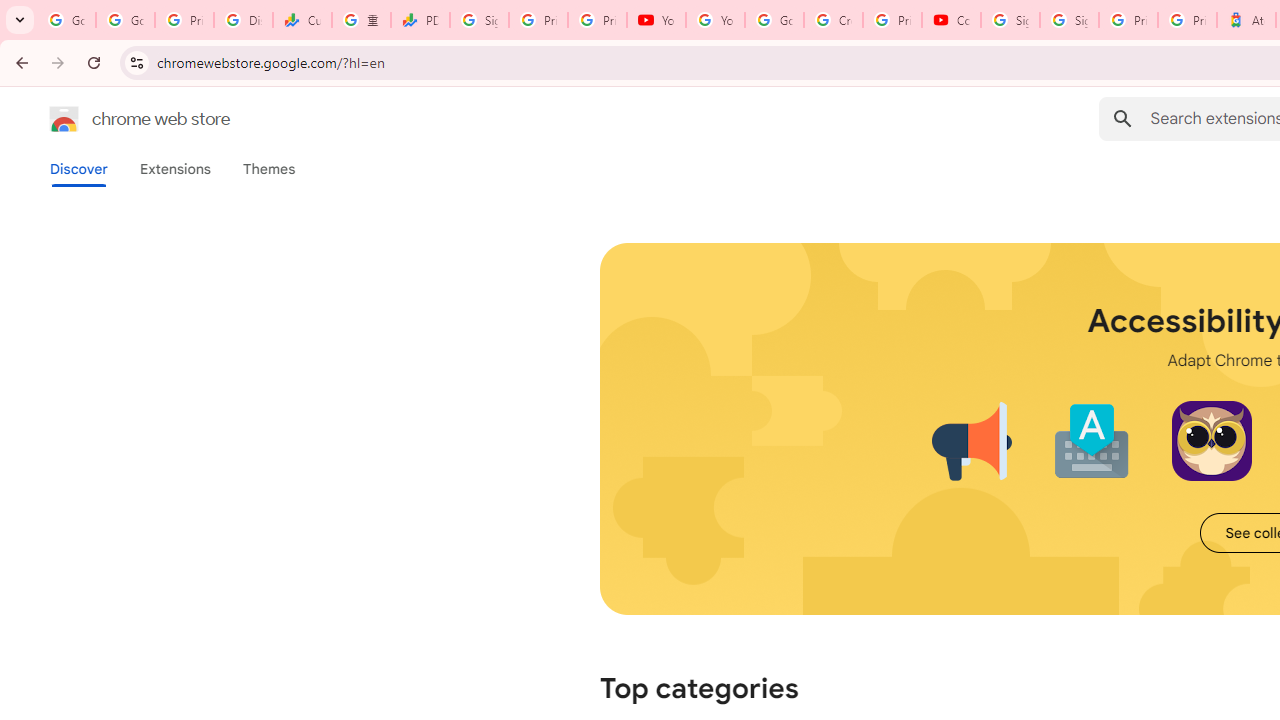 The width and height of the screenshot is (1280, 720). Describe the element at coordinates (19, 61) in the screenshot. I see `'Back'` at that location.